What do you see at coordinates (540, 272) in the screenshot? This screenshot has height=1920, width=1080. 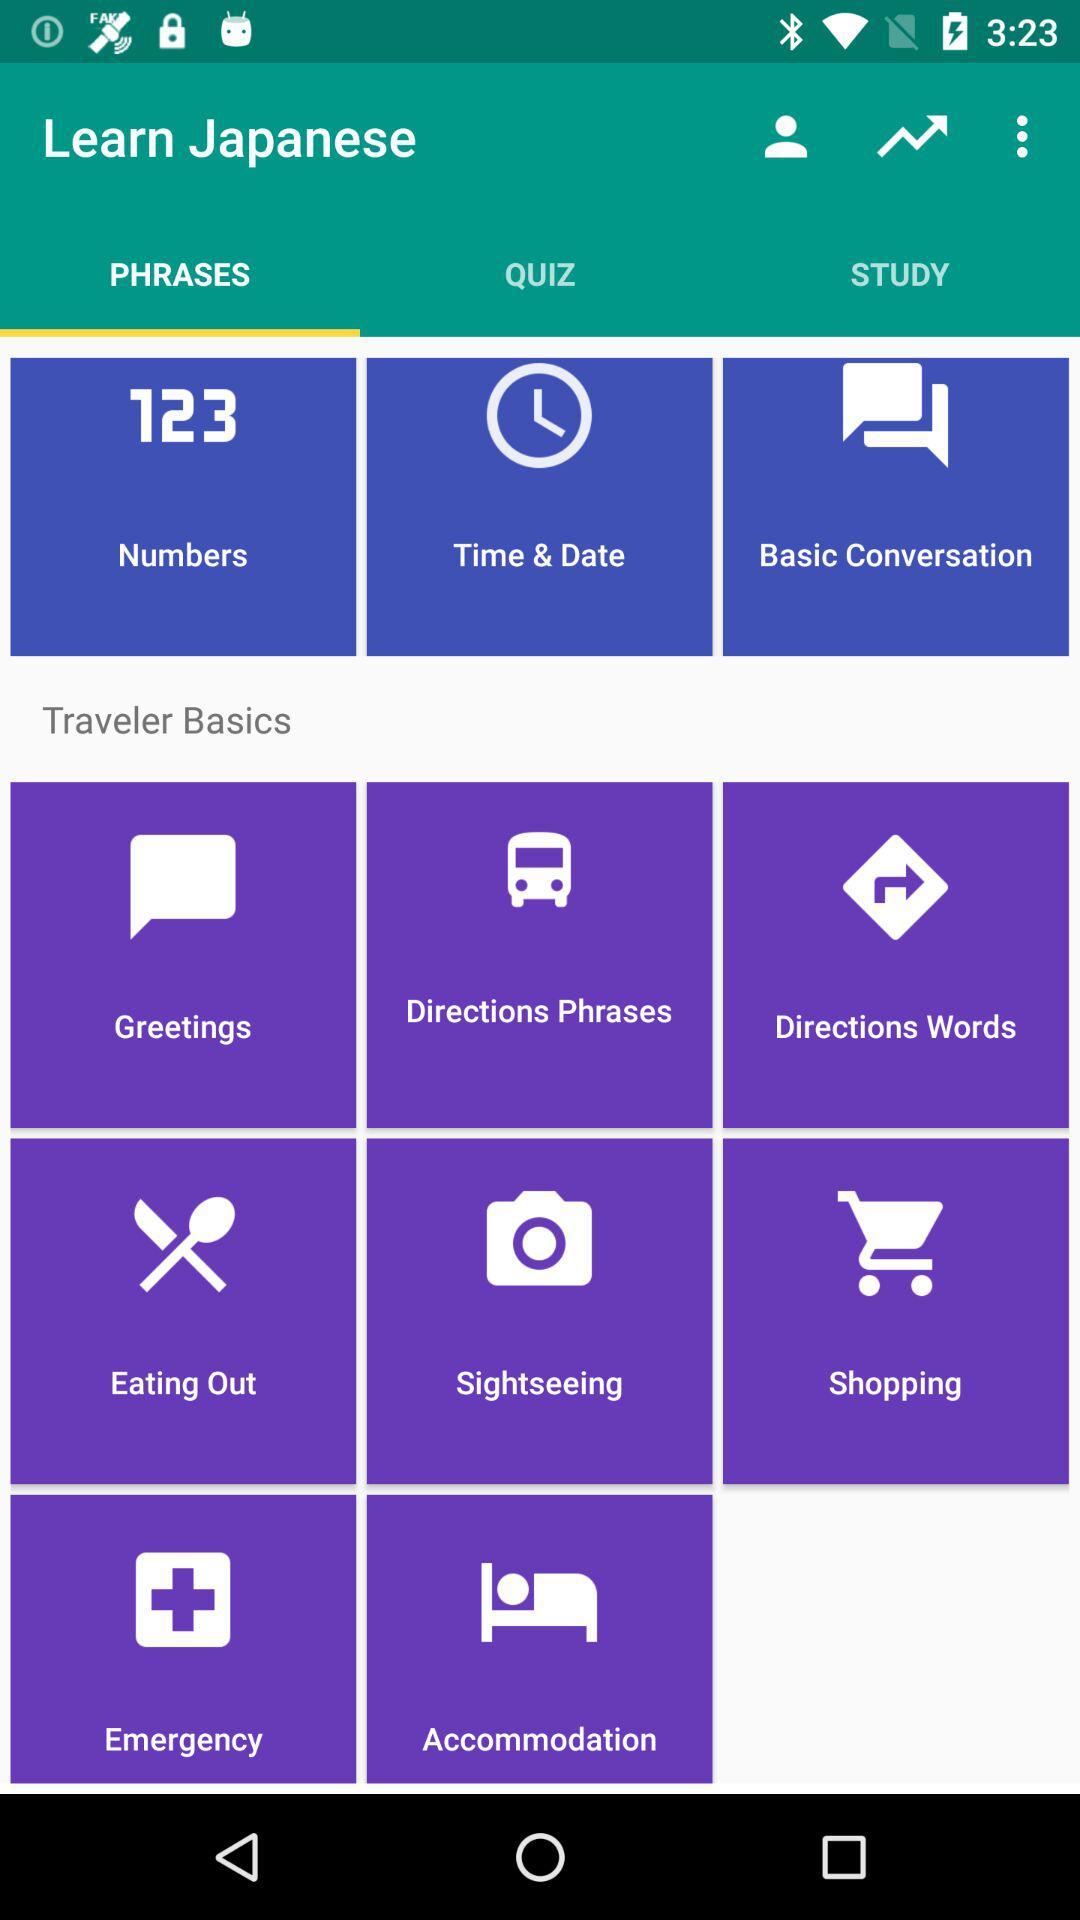 I see `app next to phrases icon` at bounding box center [540, 272].